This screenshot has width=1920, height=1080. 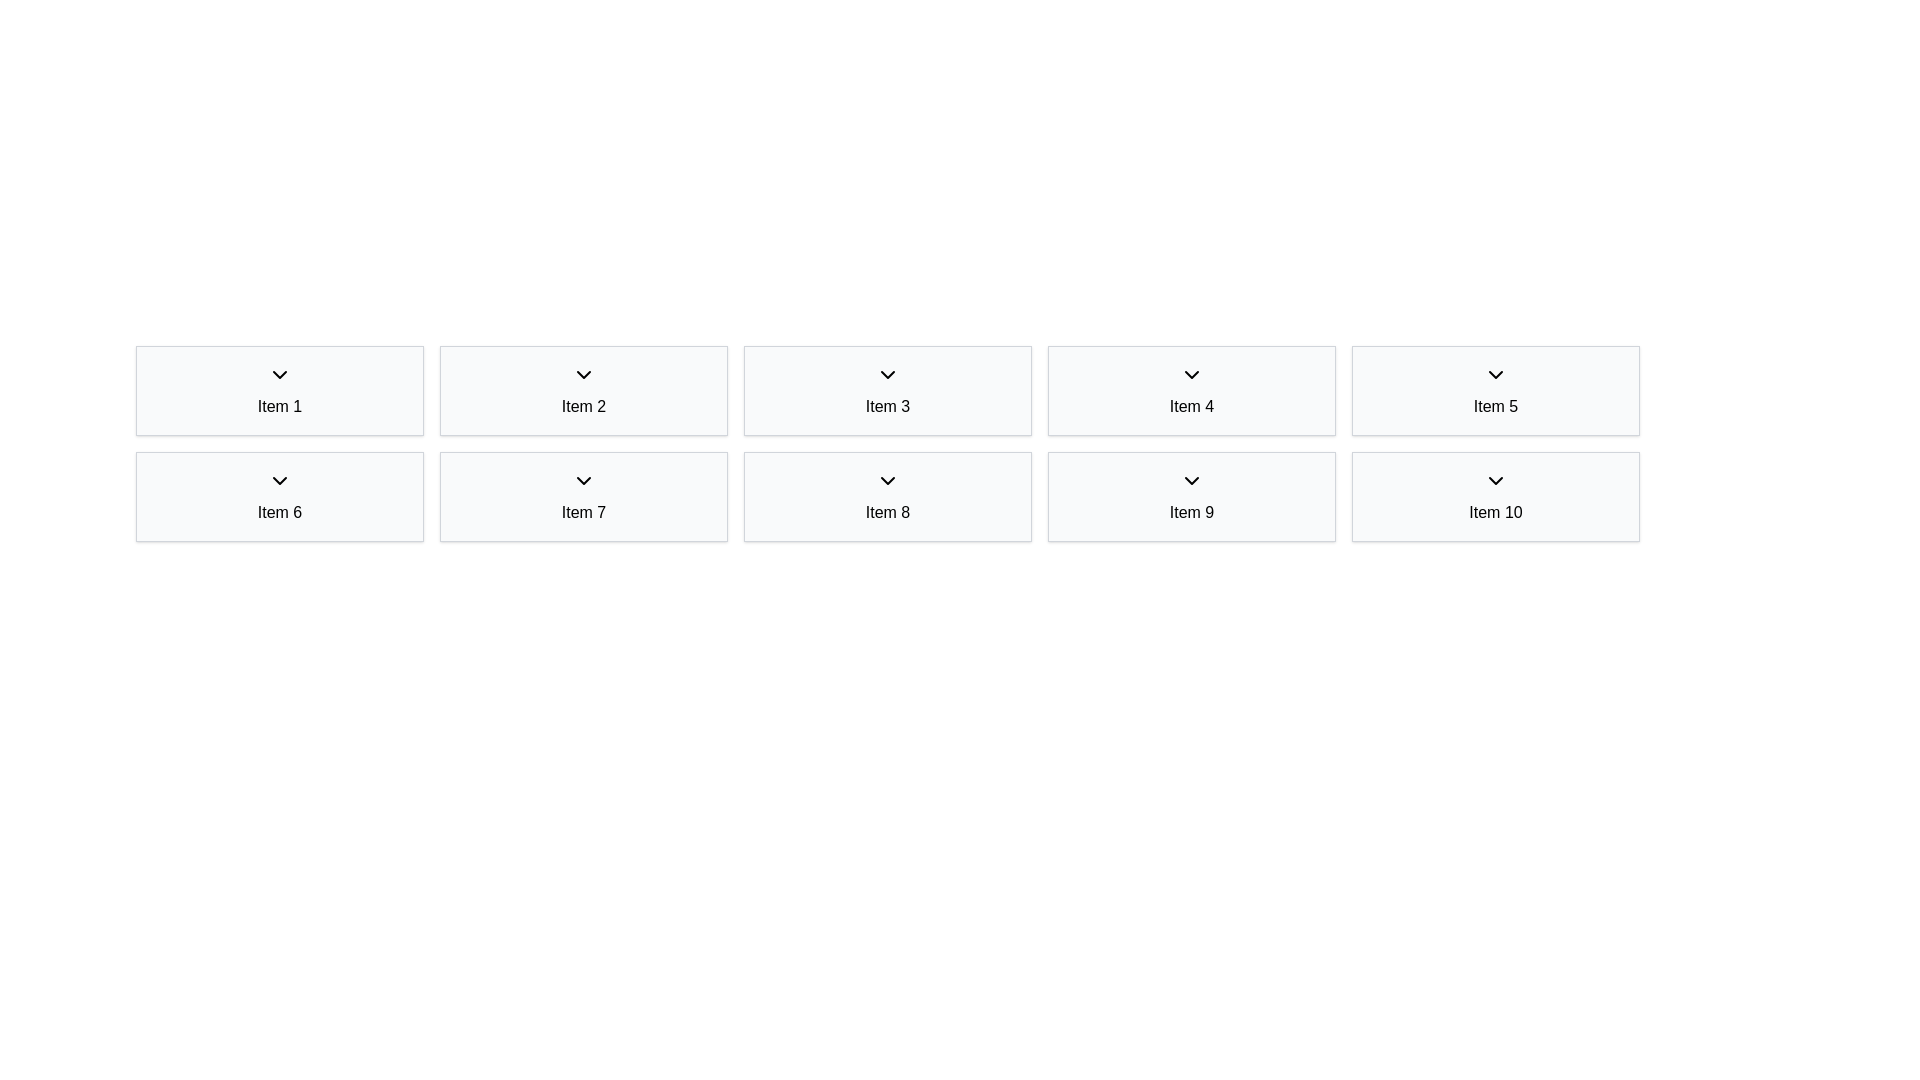 I want to click on the downward-pointing chevron icon located in the fourth column of the top row, above the label 'Item 4', to receive feedback, so click(x=1191, y=374).